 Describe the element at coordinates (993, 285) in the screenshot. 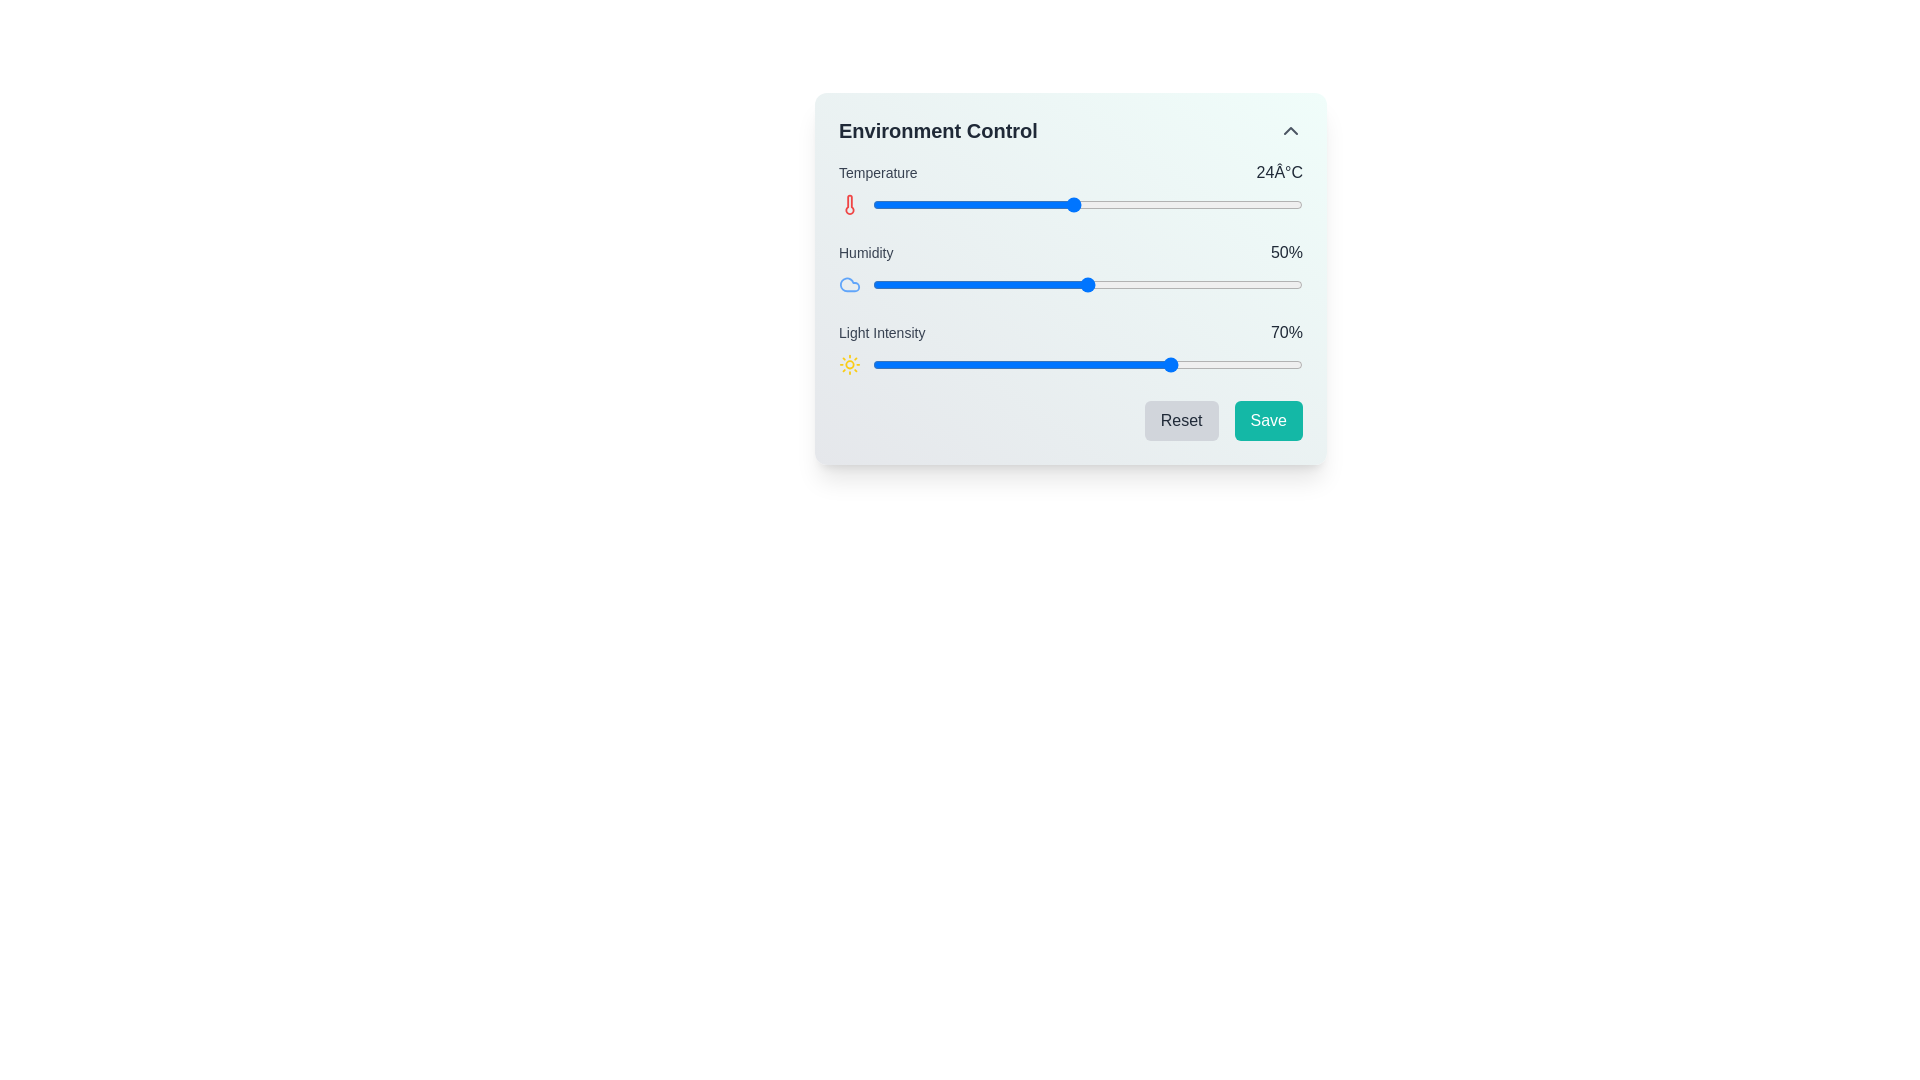

I see `the humidity` at that location.